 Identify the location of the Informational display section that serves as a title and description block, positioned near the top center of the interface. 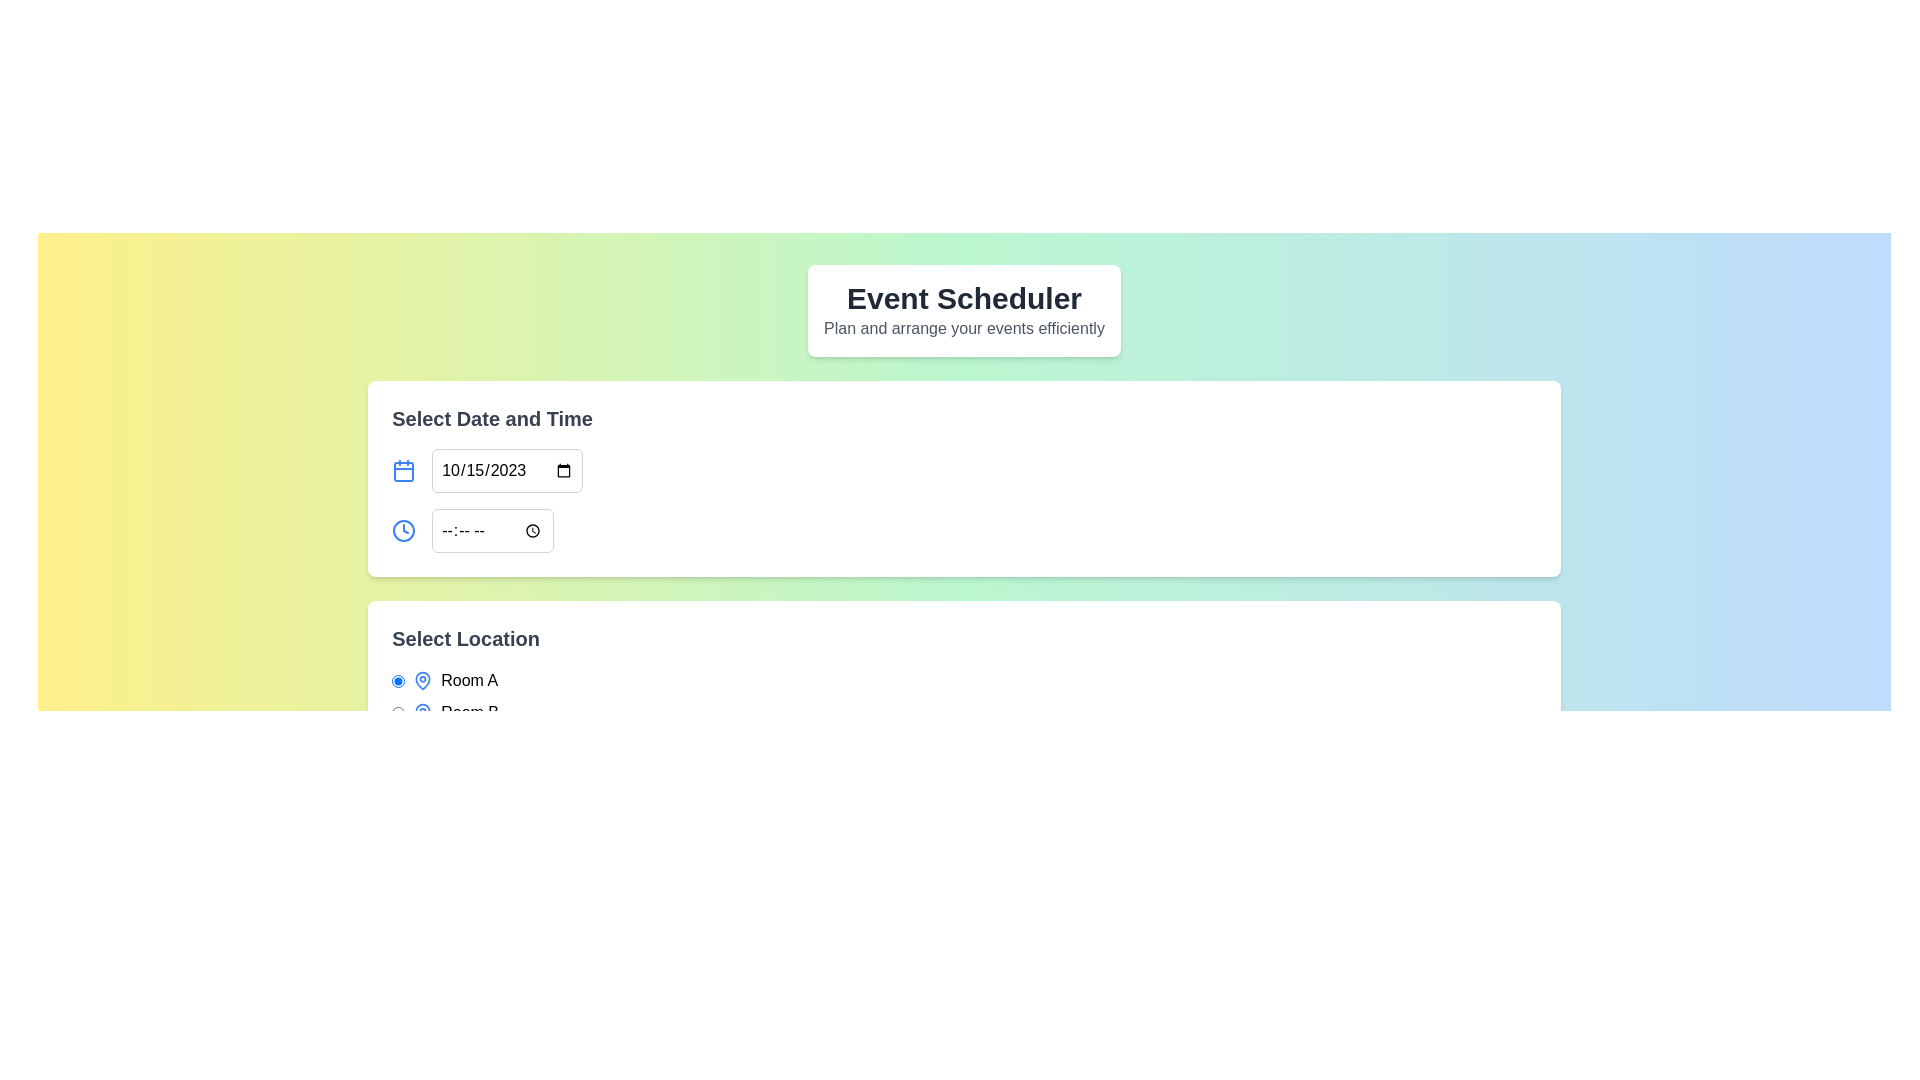
(964, 311).